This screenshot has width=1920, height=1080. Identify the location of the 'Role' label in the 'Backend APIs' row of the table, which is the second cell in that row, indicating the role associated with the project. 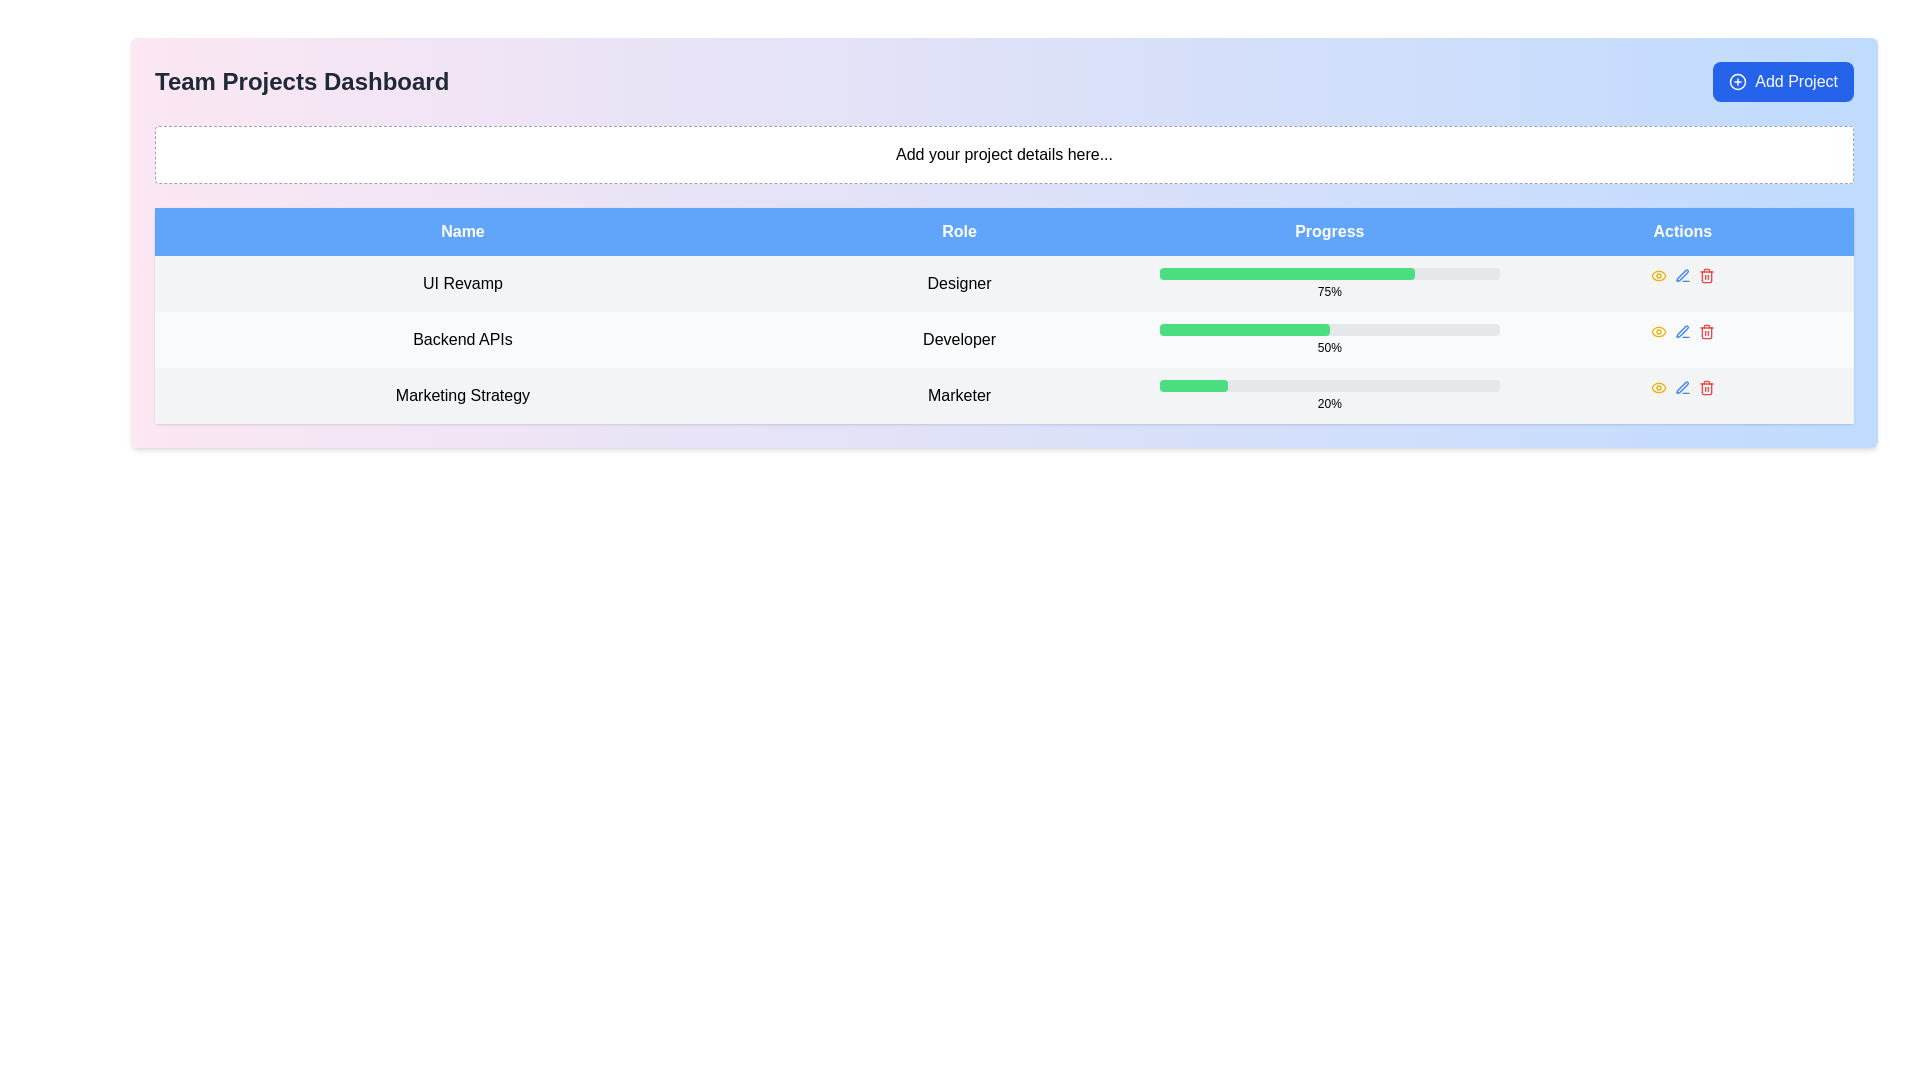
(958, 338).